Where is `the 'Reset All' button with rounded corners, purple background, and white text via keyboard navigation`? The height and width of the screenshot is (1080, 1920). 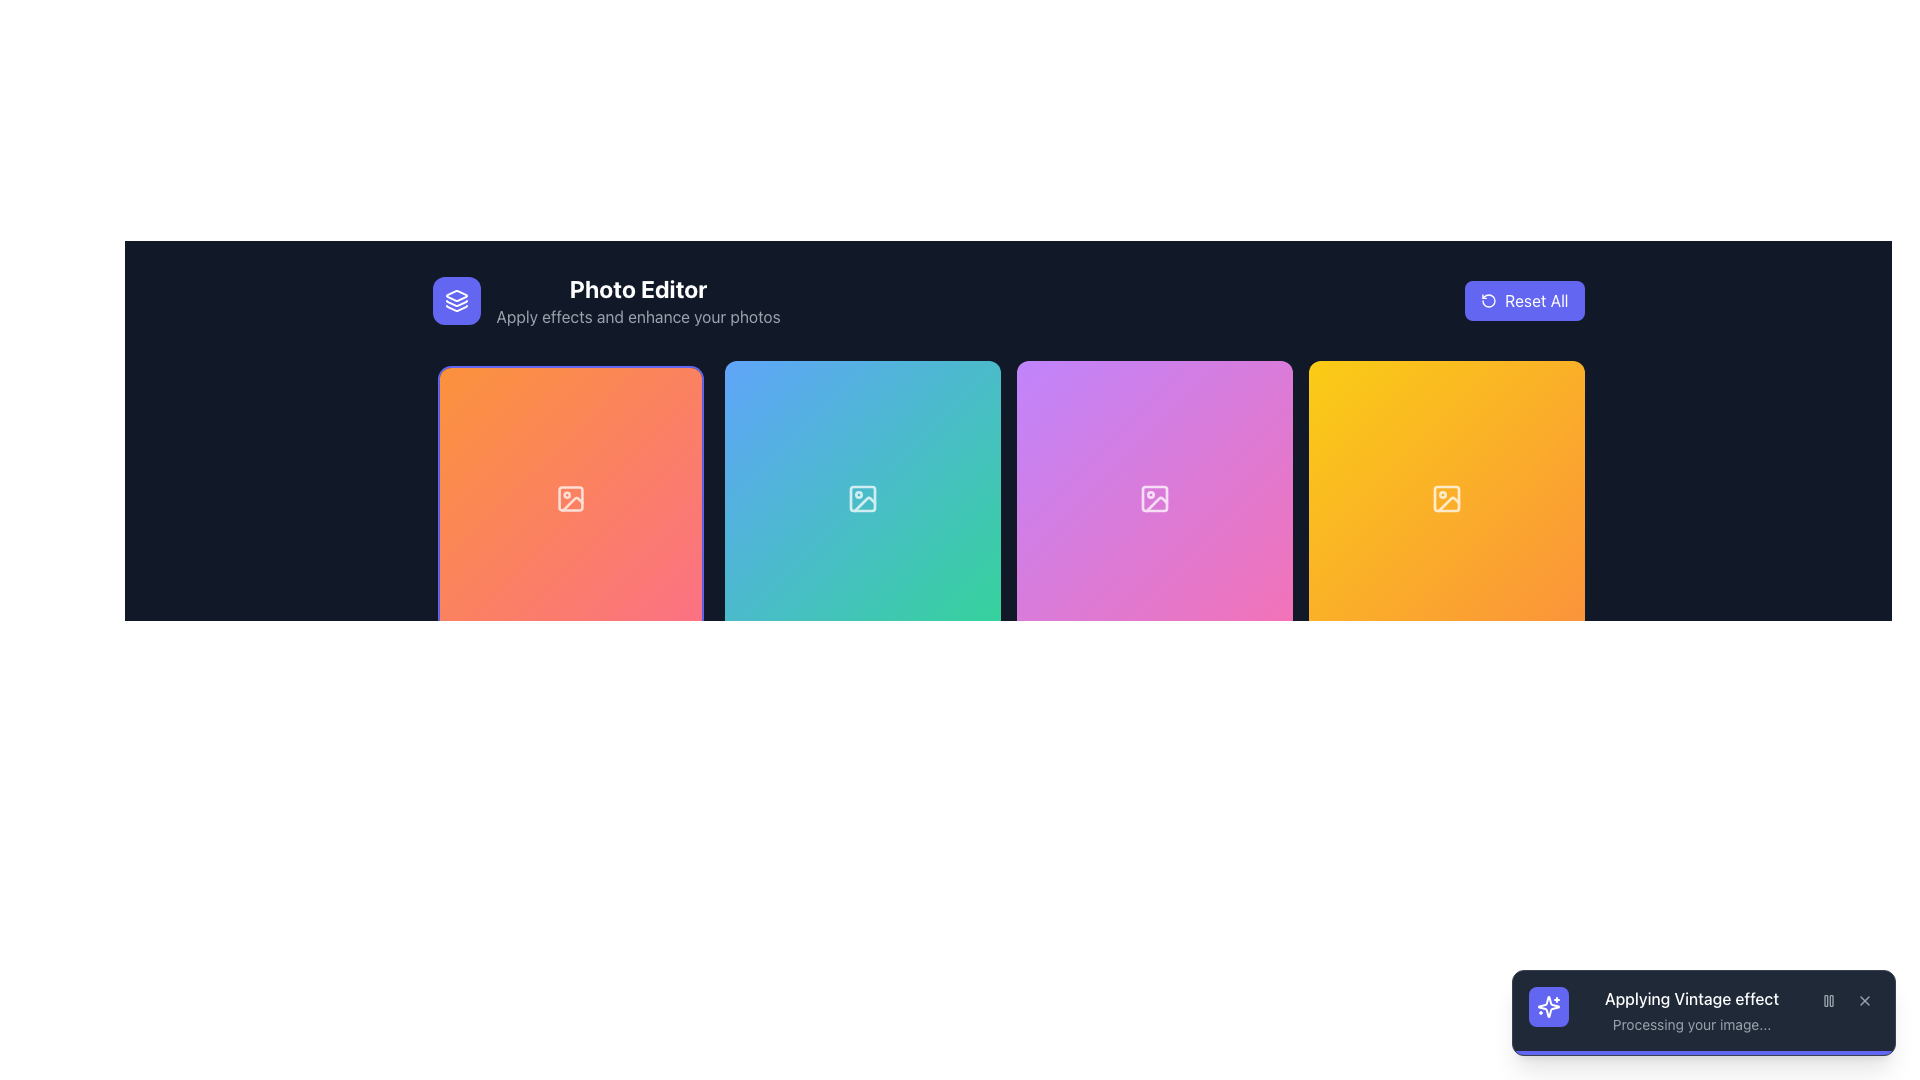
the 'Reset All' button with rounded corners, purple background, and white text via keyboard navigation is located at coordinates (1523, 300).